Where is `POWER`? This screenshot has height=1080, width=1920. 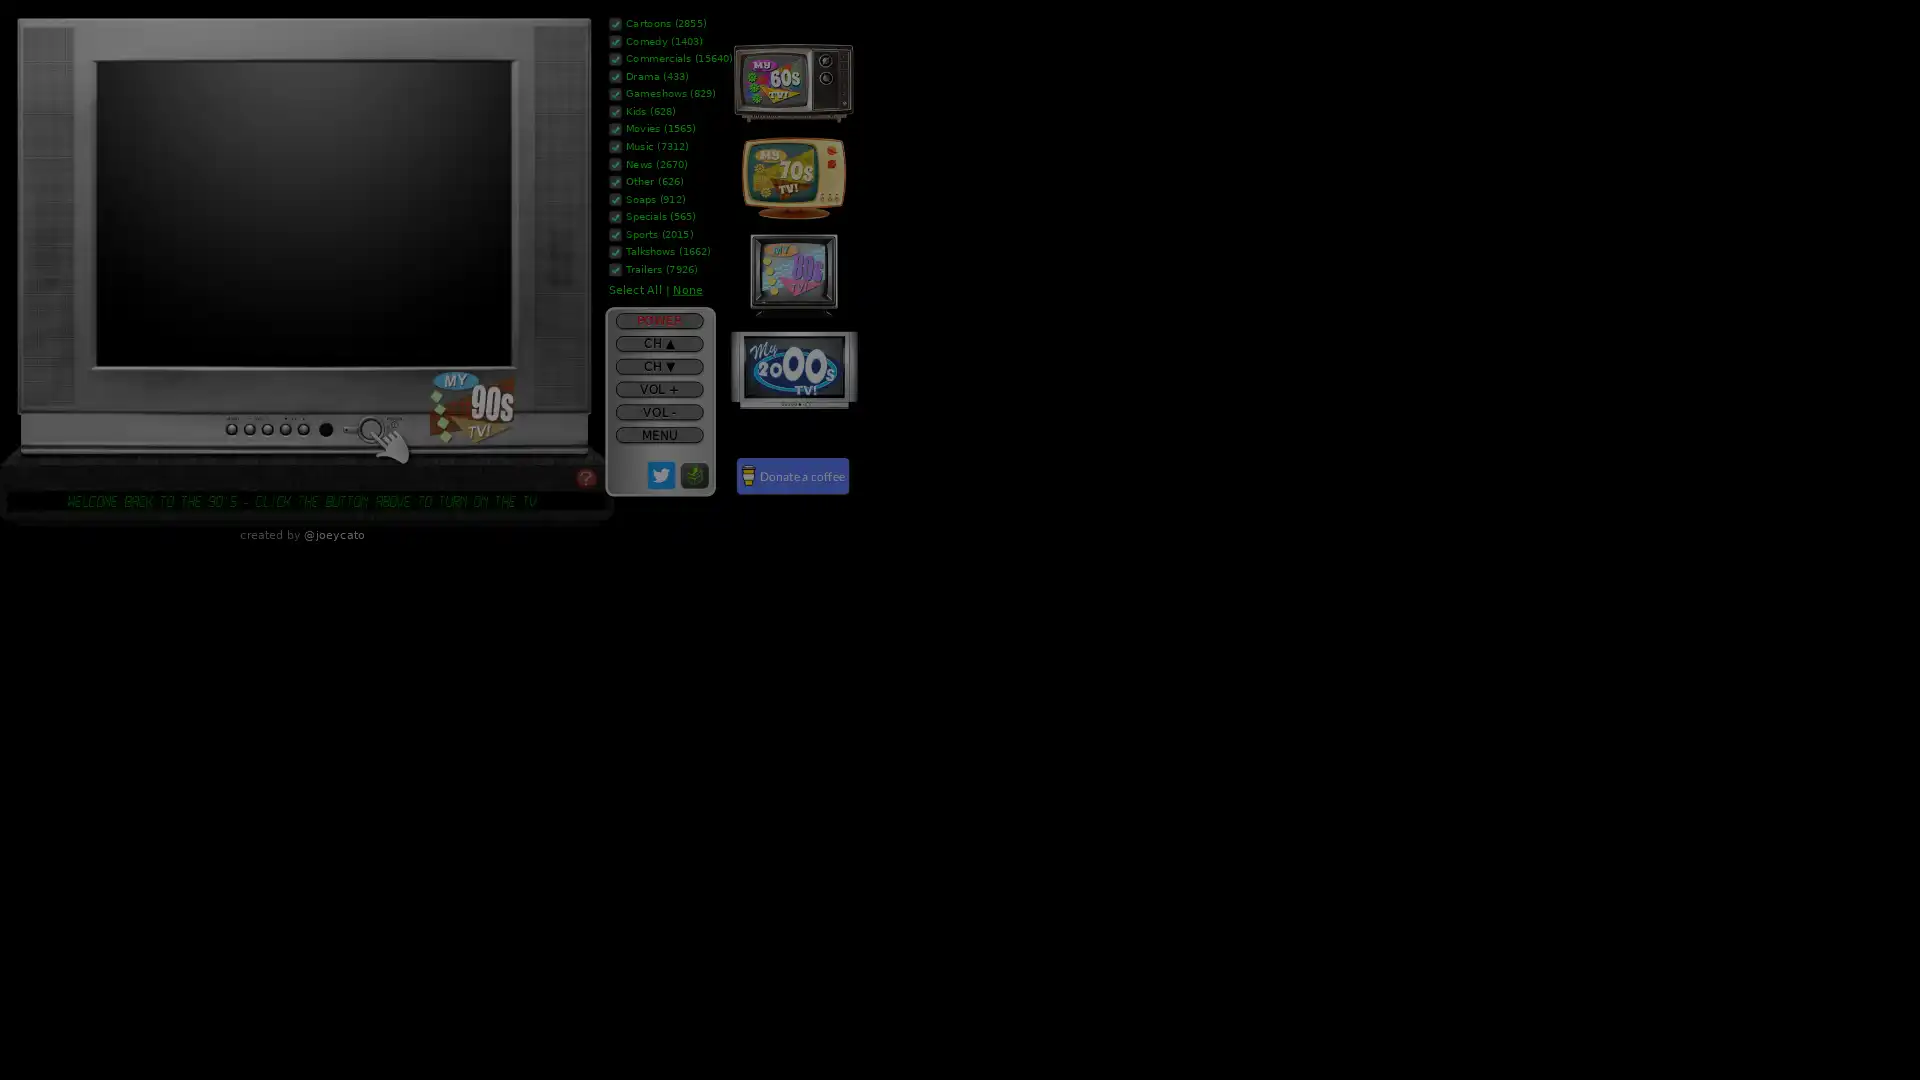
POWER is located at coordinates (658, 319).